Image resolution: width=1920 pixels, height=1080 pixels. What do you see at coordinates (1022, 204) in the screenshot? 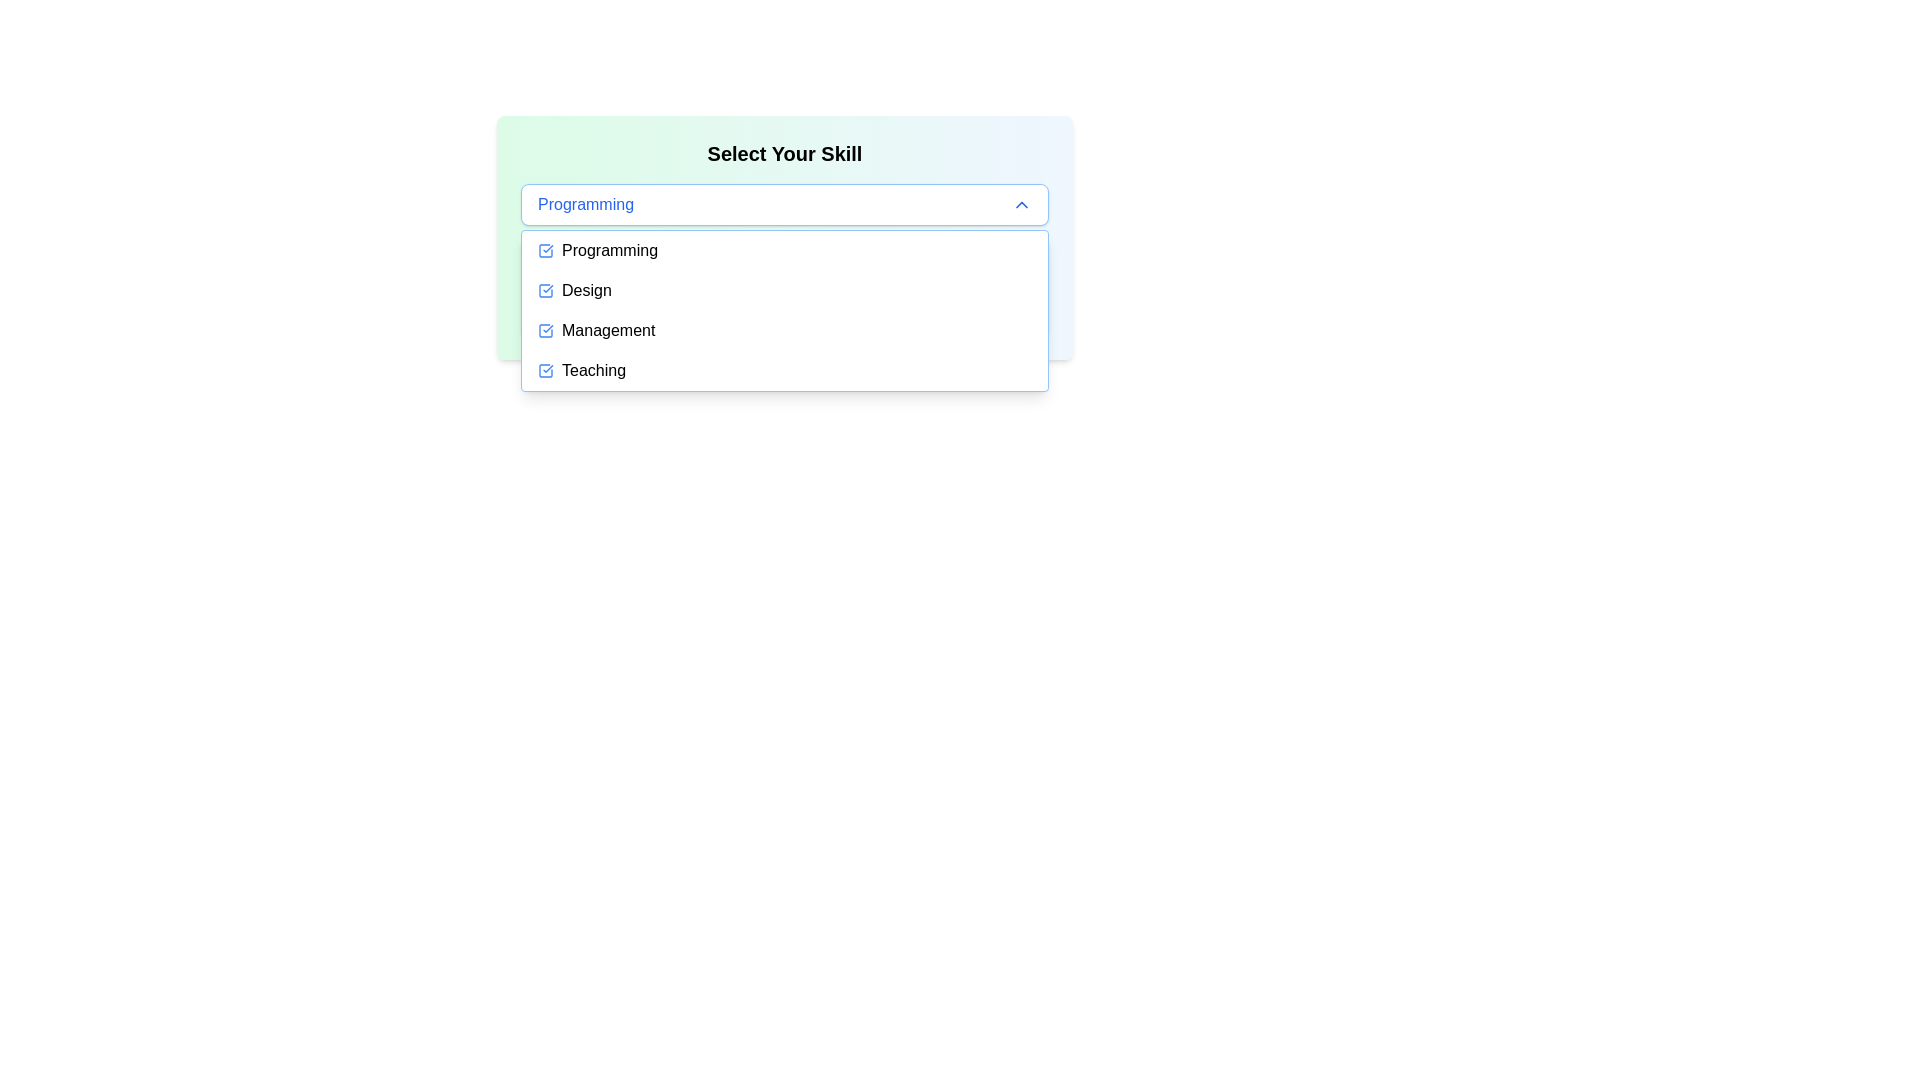
I see `the dropdown toggle icon located to the right of the 'Programming' text` at bounding box center [1022, 204].